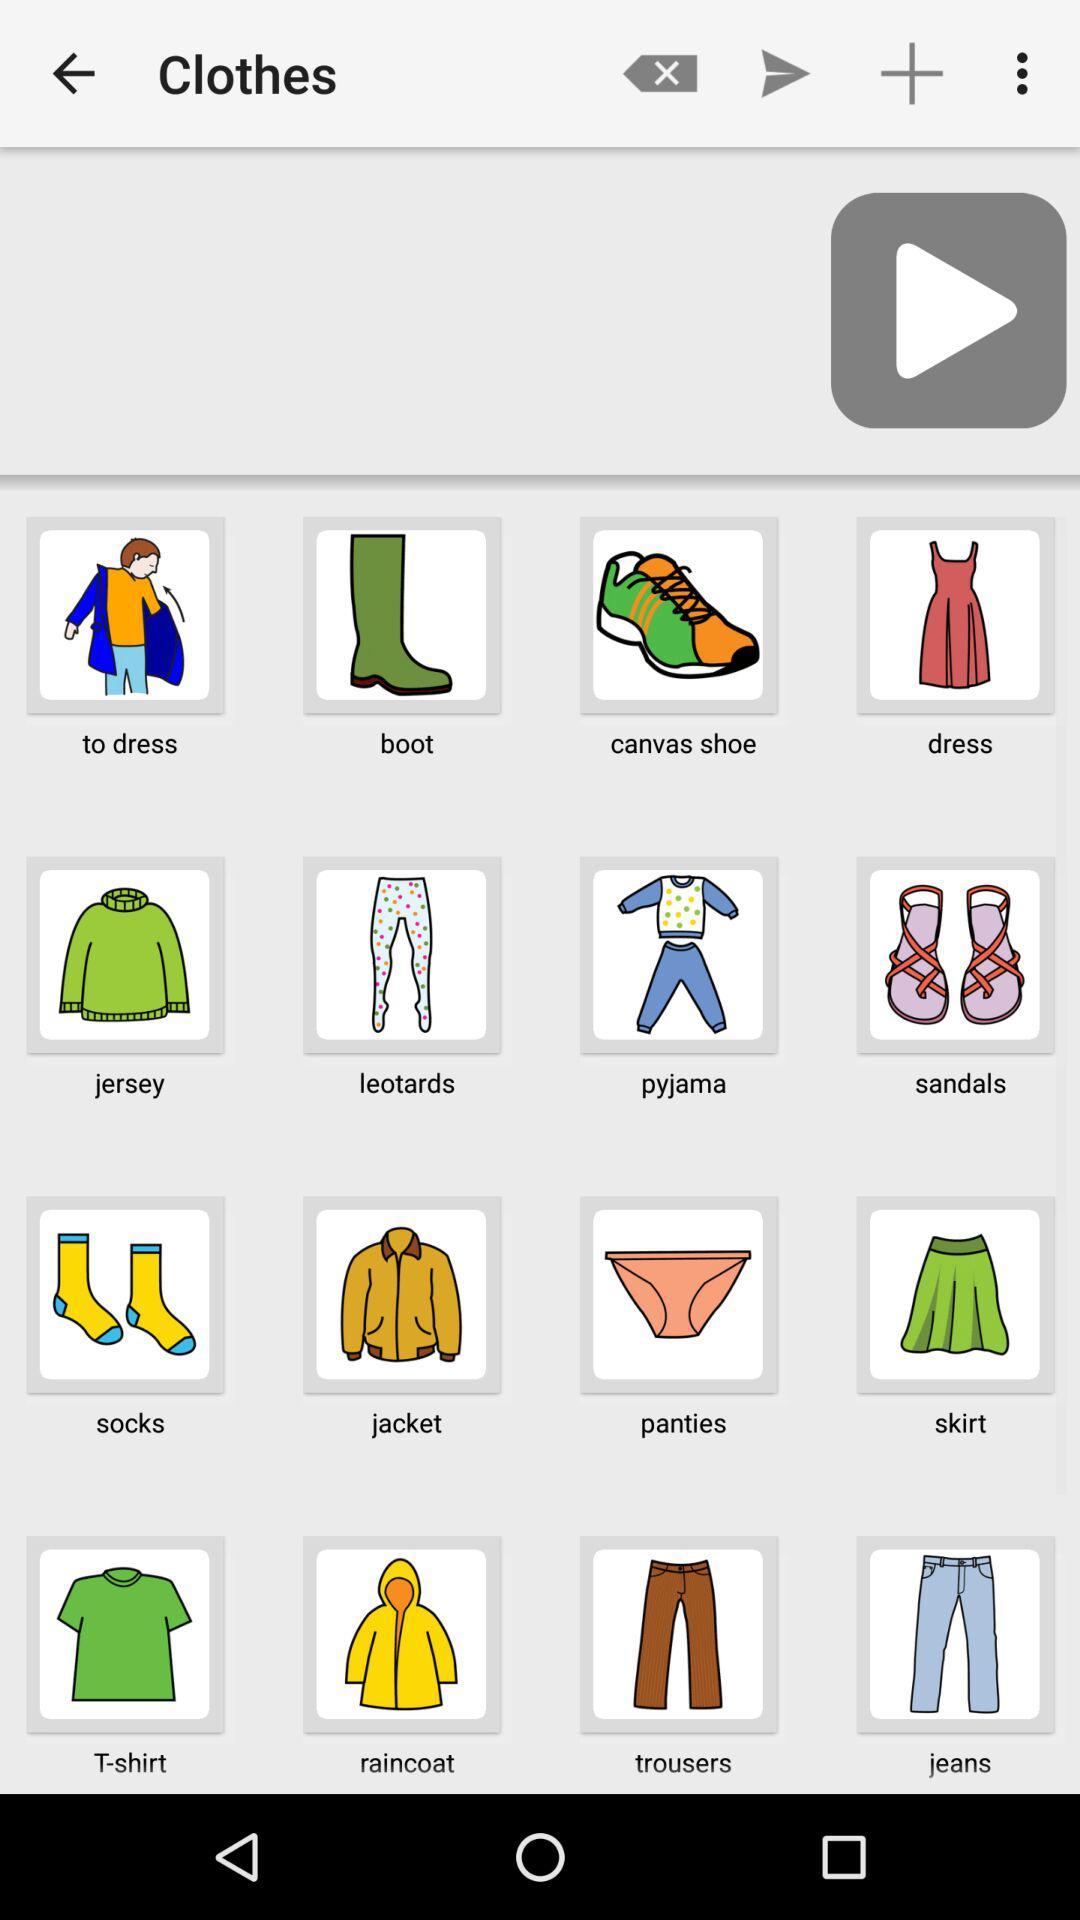 This screenshot has height=1920, width=1080. I want to click on icon to the left of the clothes icon, so click(72, 73).